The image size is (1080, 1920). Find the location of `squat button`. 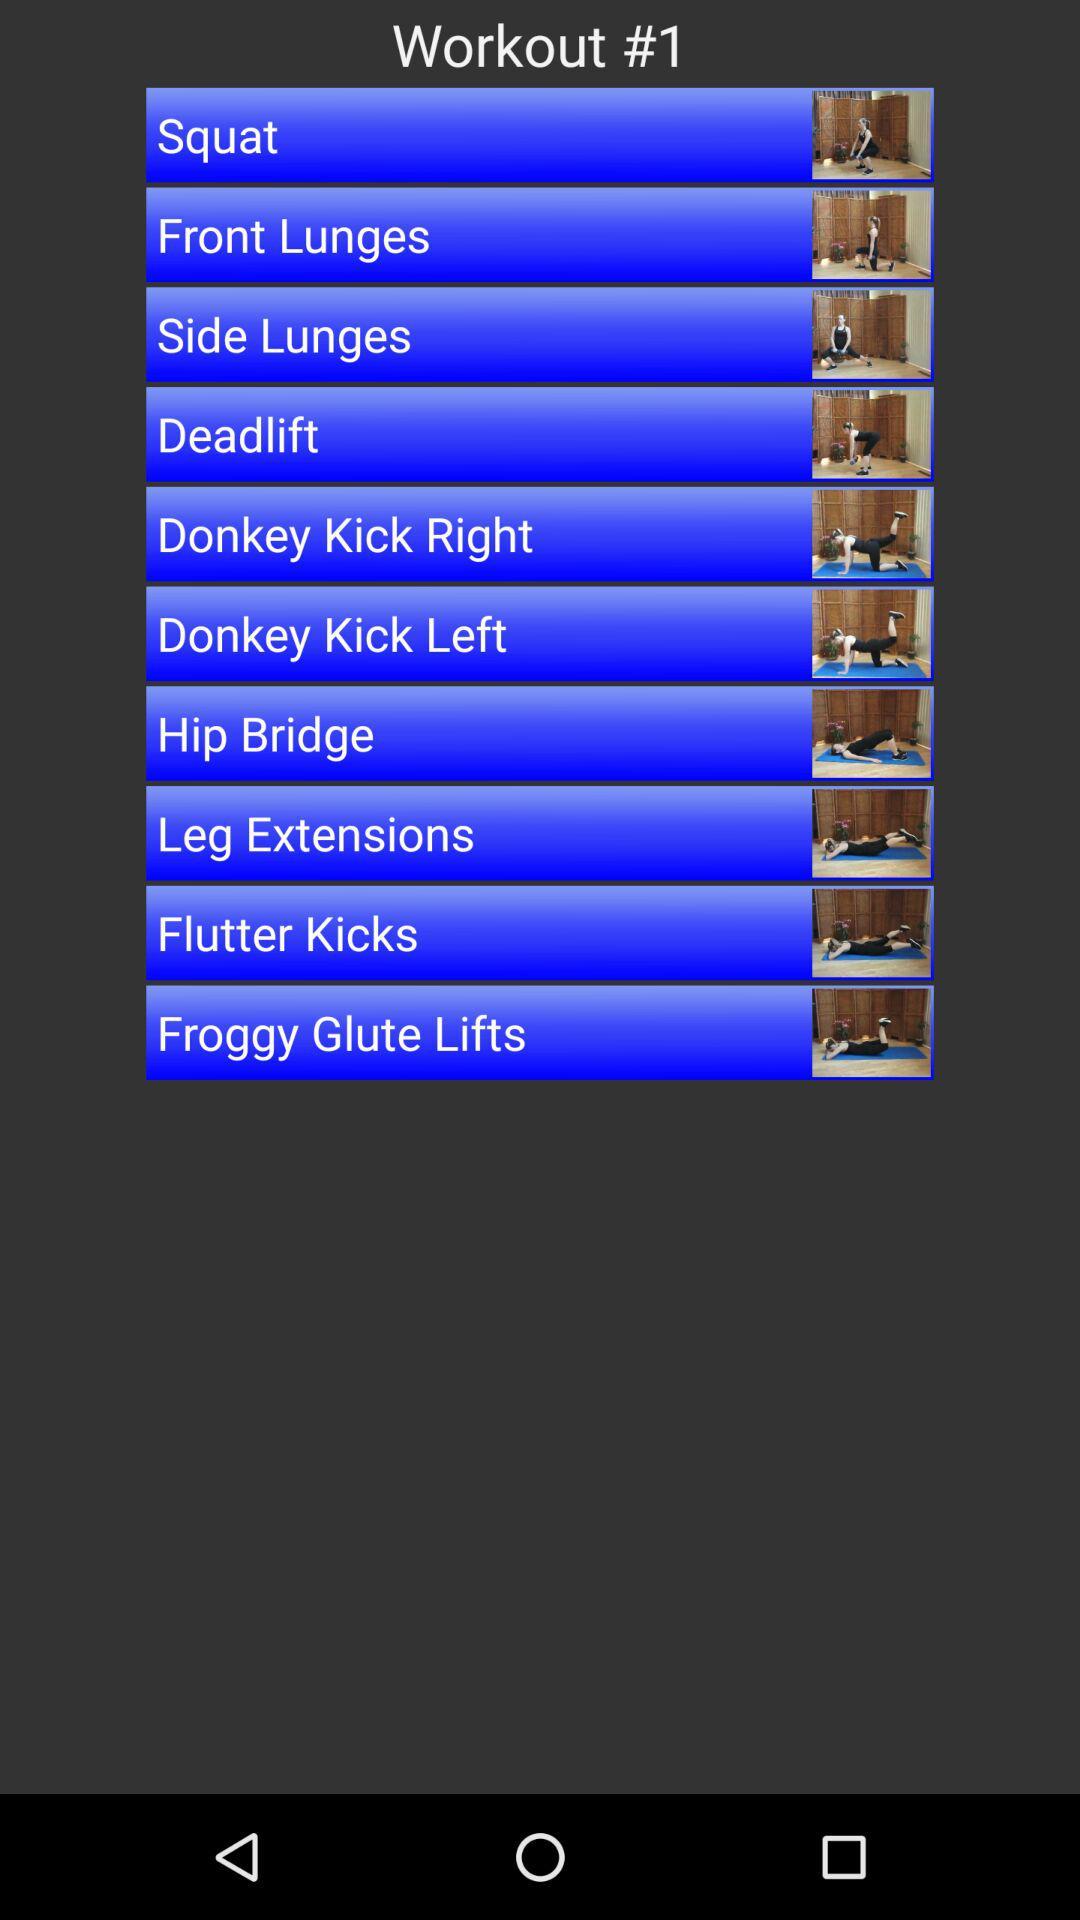

squat button is located at coordinates (540, 133).